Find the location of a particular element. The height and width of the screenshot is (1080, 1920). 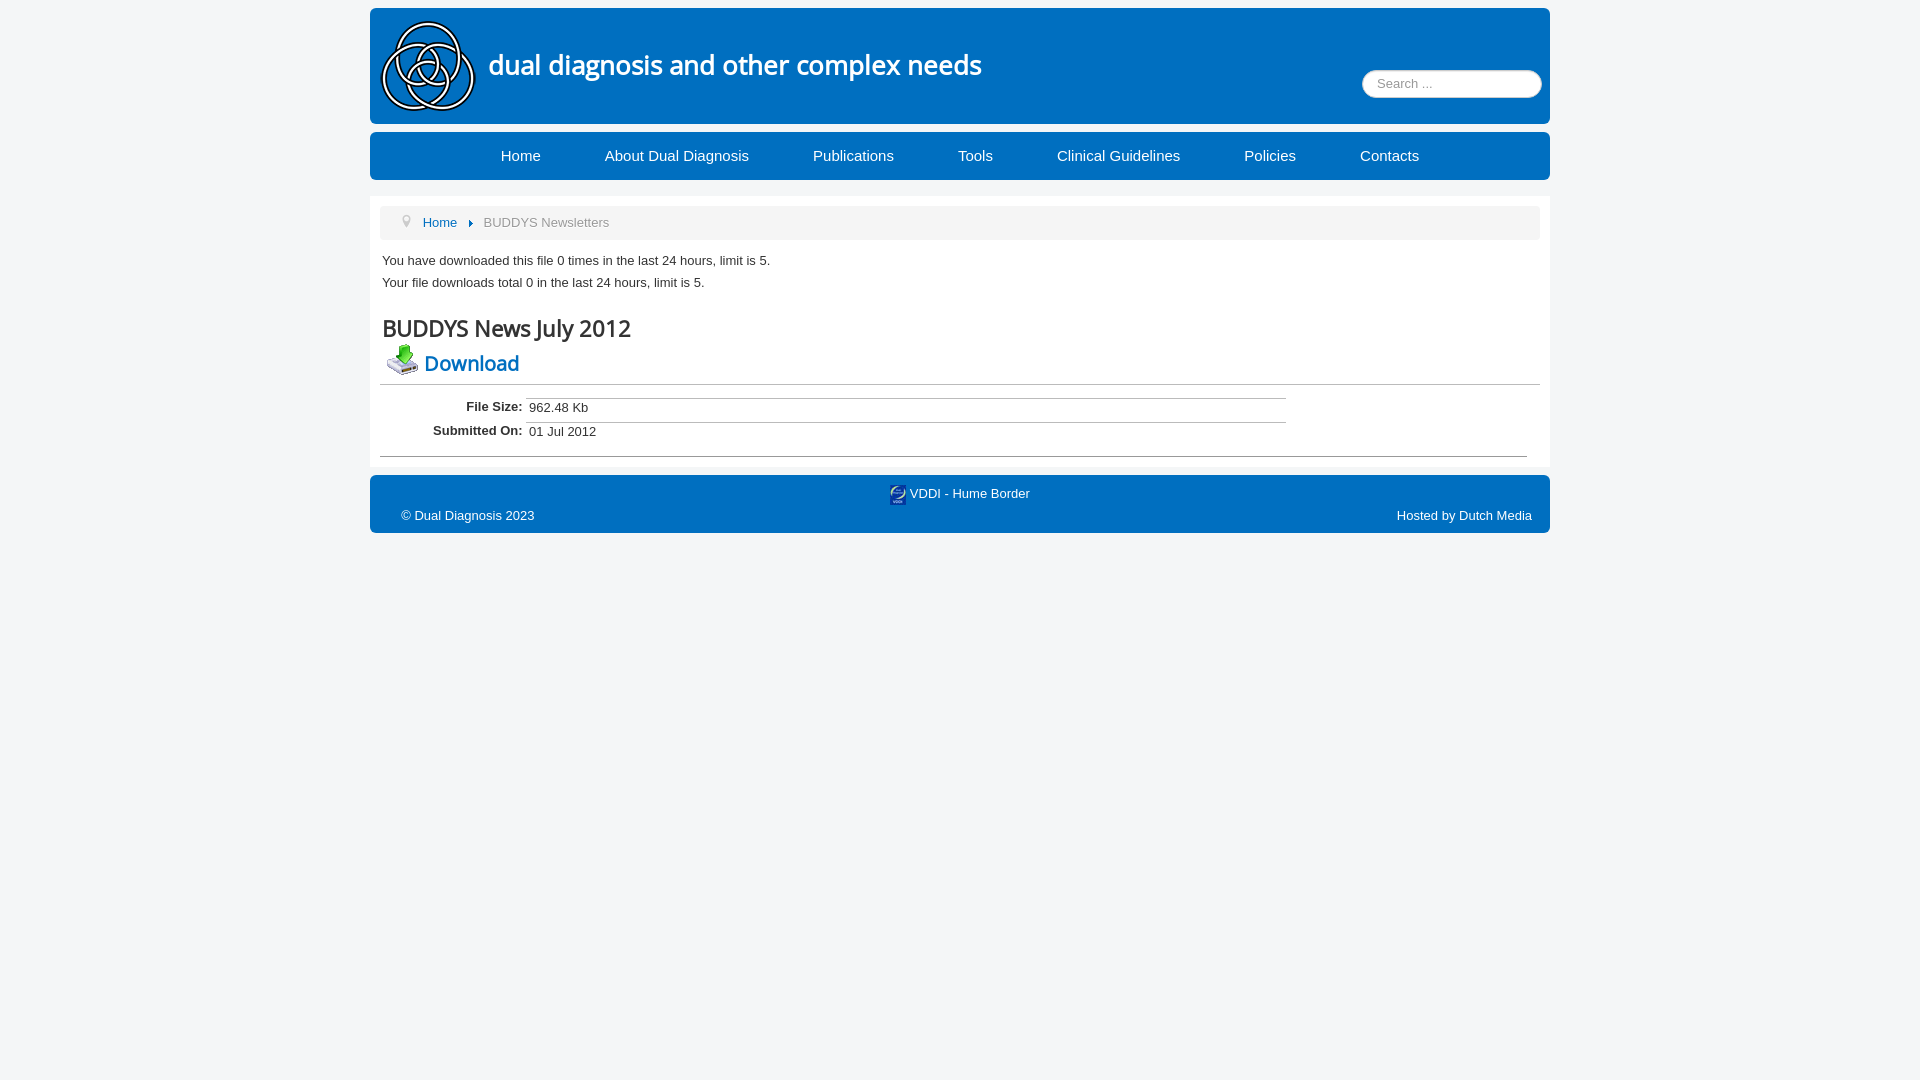

'About Dual Diagnosis' is located at coordinates (676, 154).